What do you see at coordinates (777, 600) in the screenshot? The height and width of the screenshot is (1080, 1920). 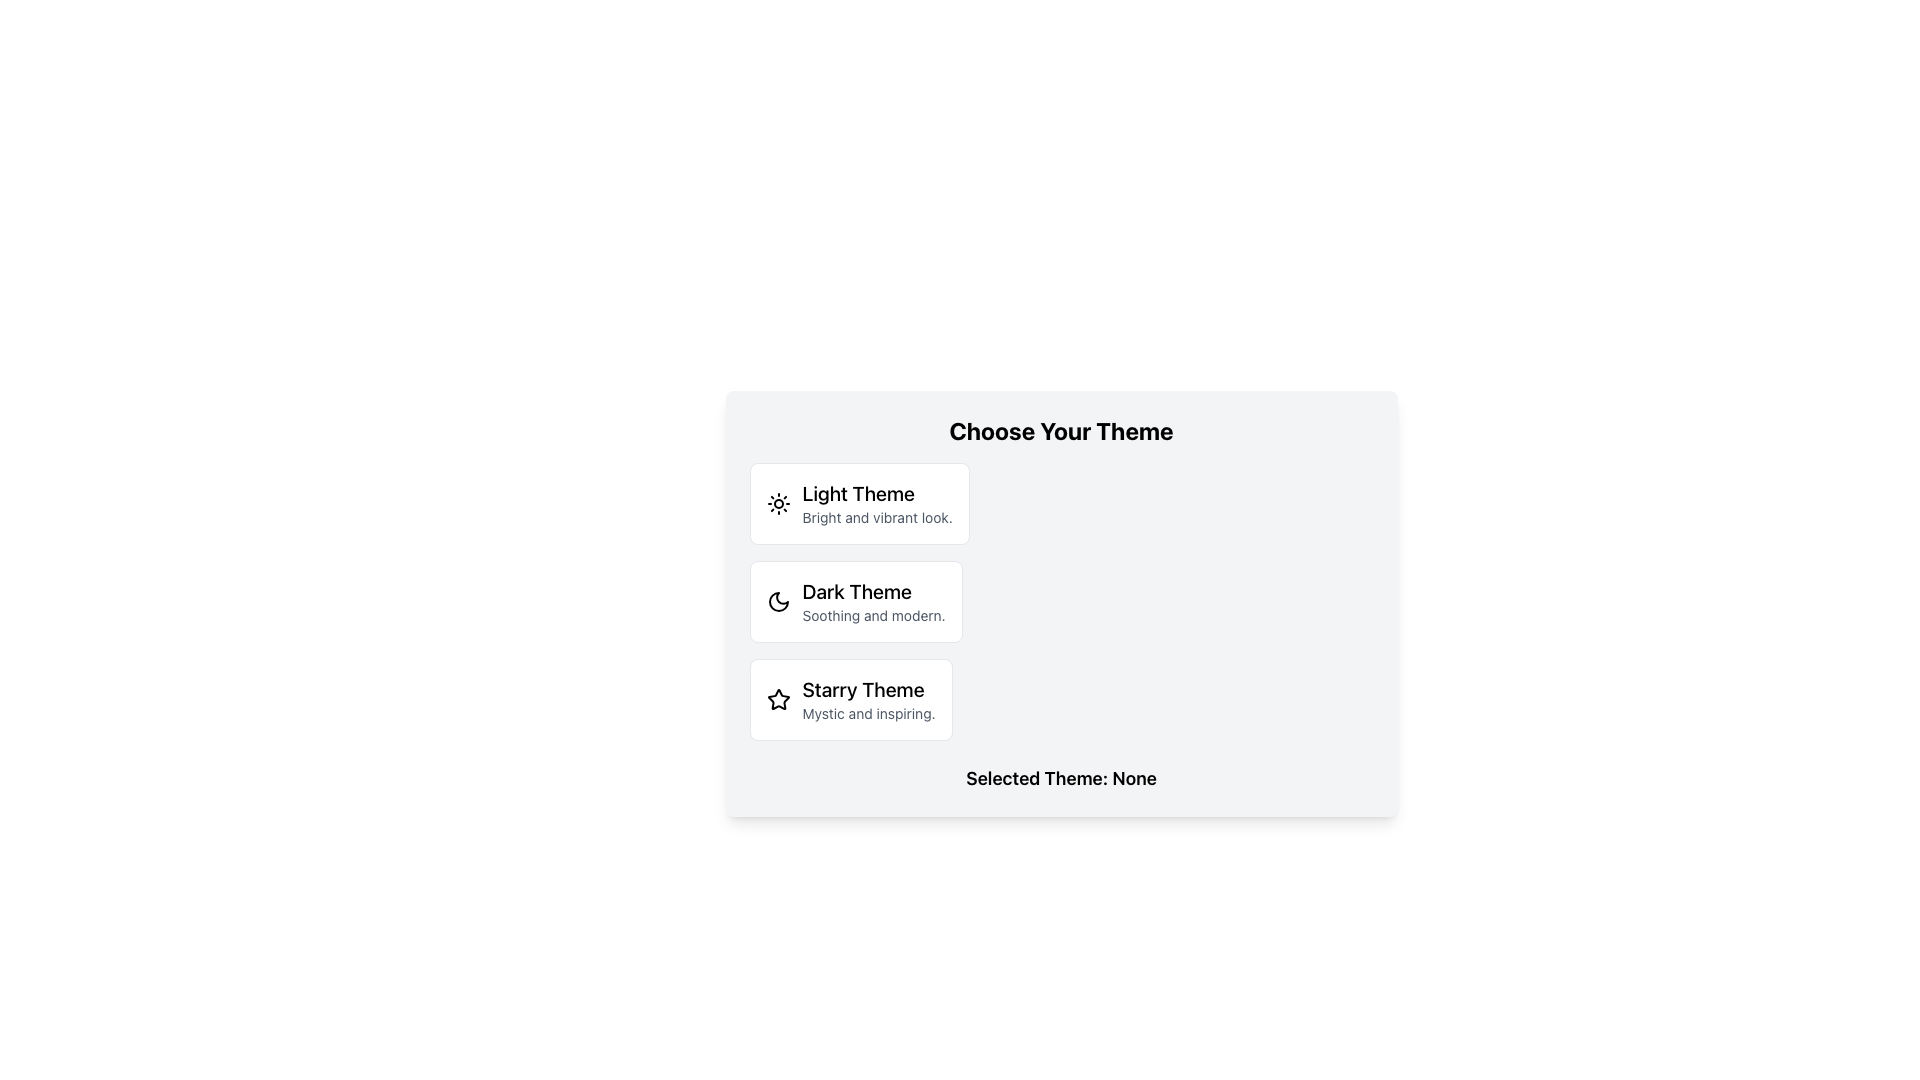 I see `the 'dark mode' icon in the 'Choose Your Theme' card, specifically the second option in the vertical list of themes` at bounding box center [777, 600].